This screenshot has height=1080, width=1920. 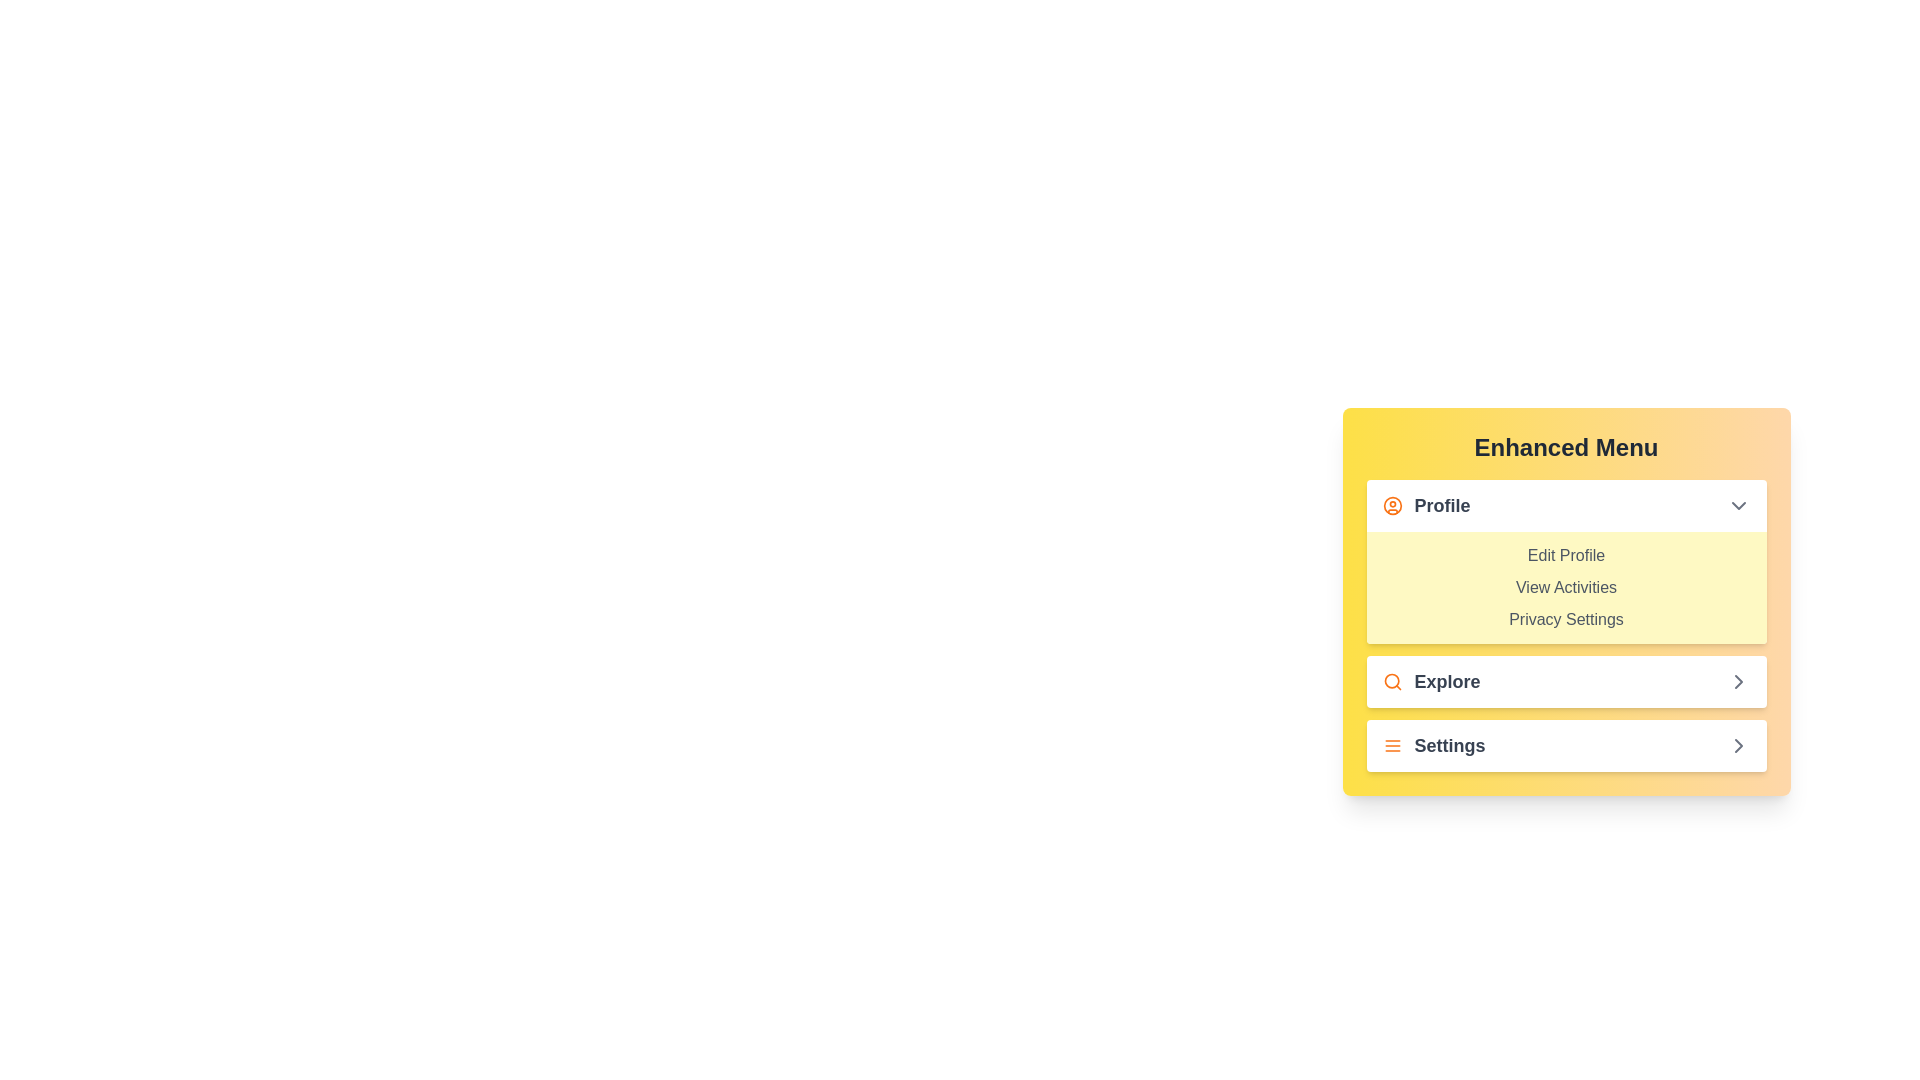 I want to click on the chevron icon located at the rightmost position within the 'Settings' item in the menu list, which indicates navigation to a deeper menu or page, so click(x=1737, y=681).